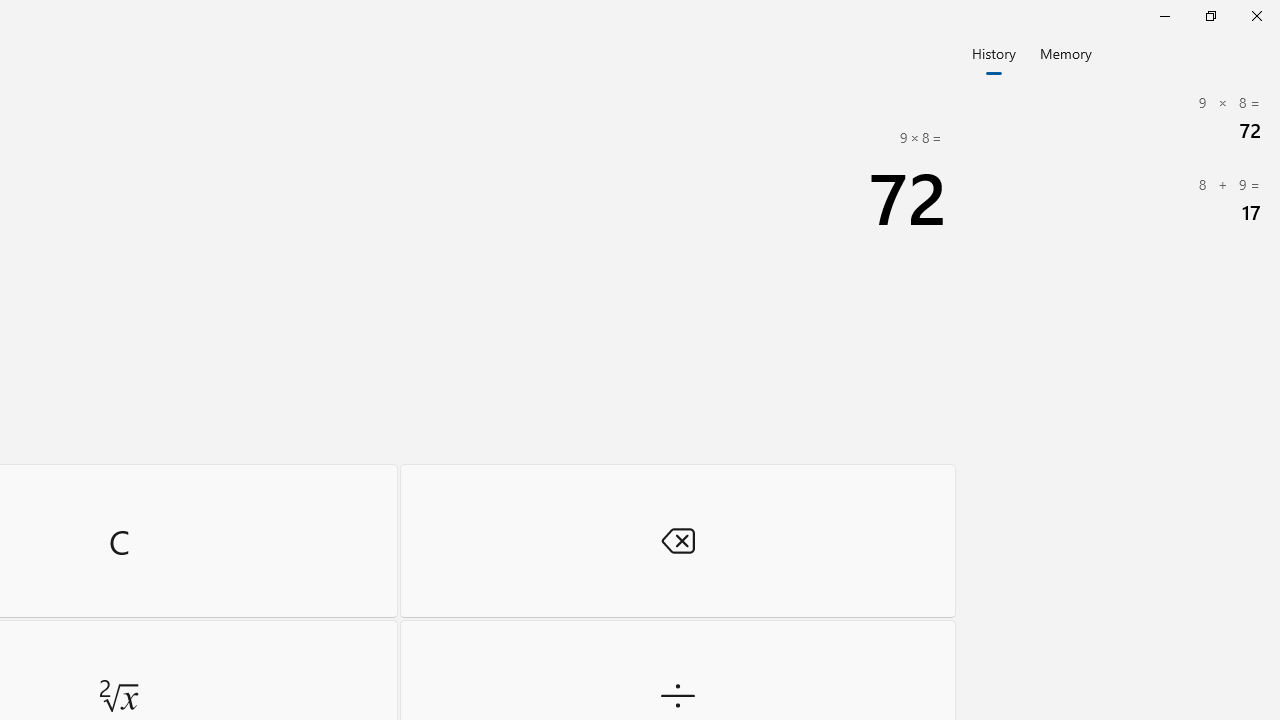 The height and width of the screenshot is (720, 1280). Describe the element at coordinates (1209, 15) in the screenshot. I see `'Restore Calculator'` at that location.